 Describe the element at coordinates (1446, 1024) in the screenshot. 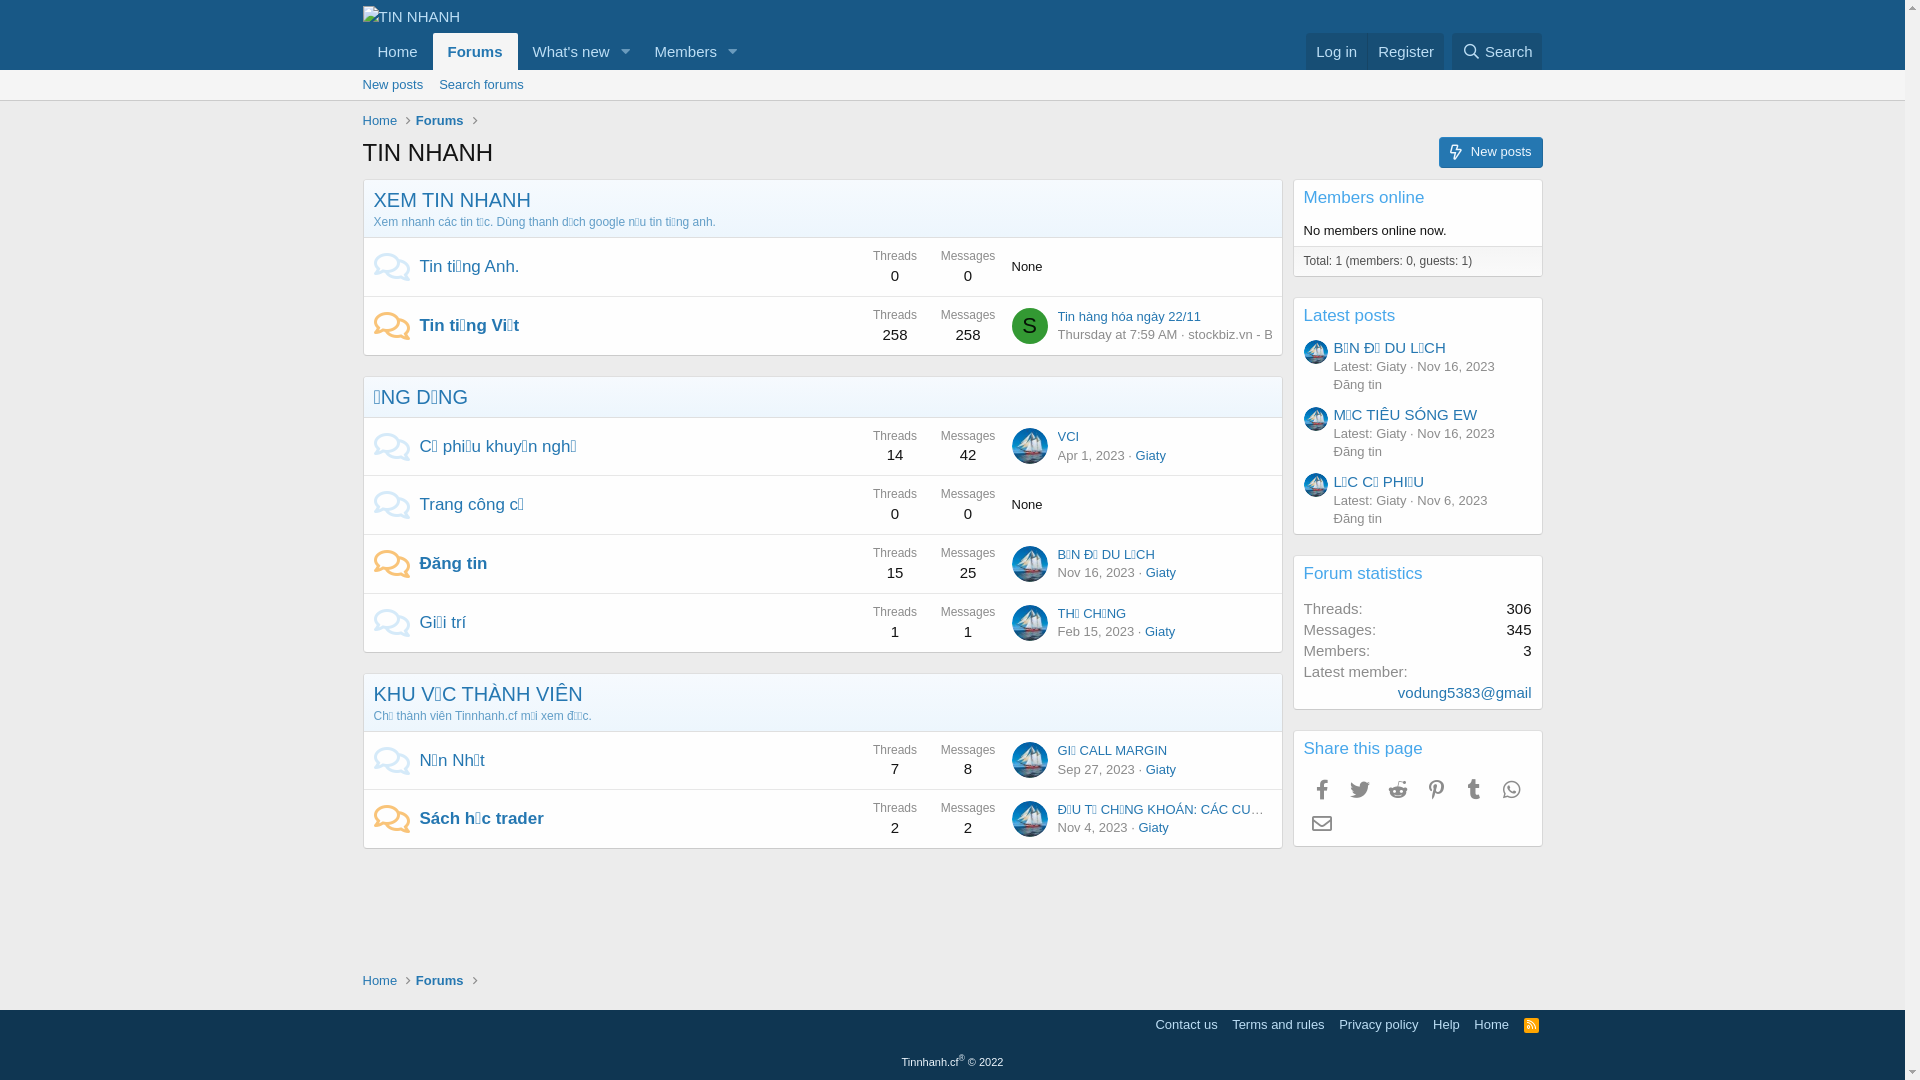

I see `'Help'` at that location.